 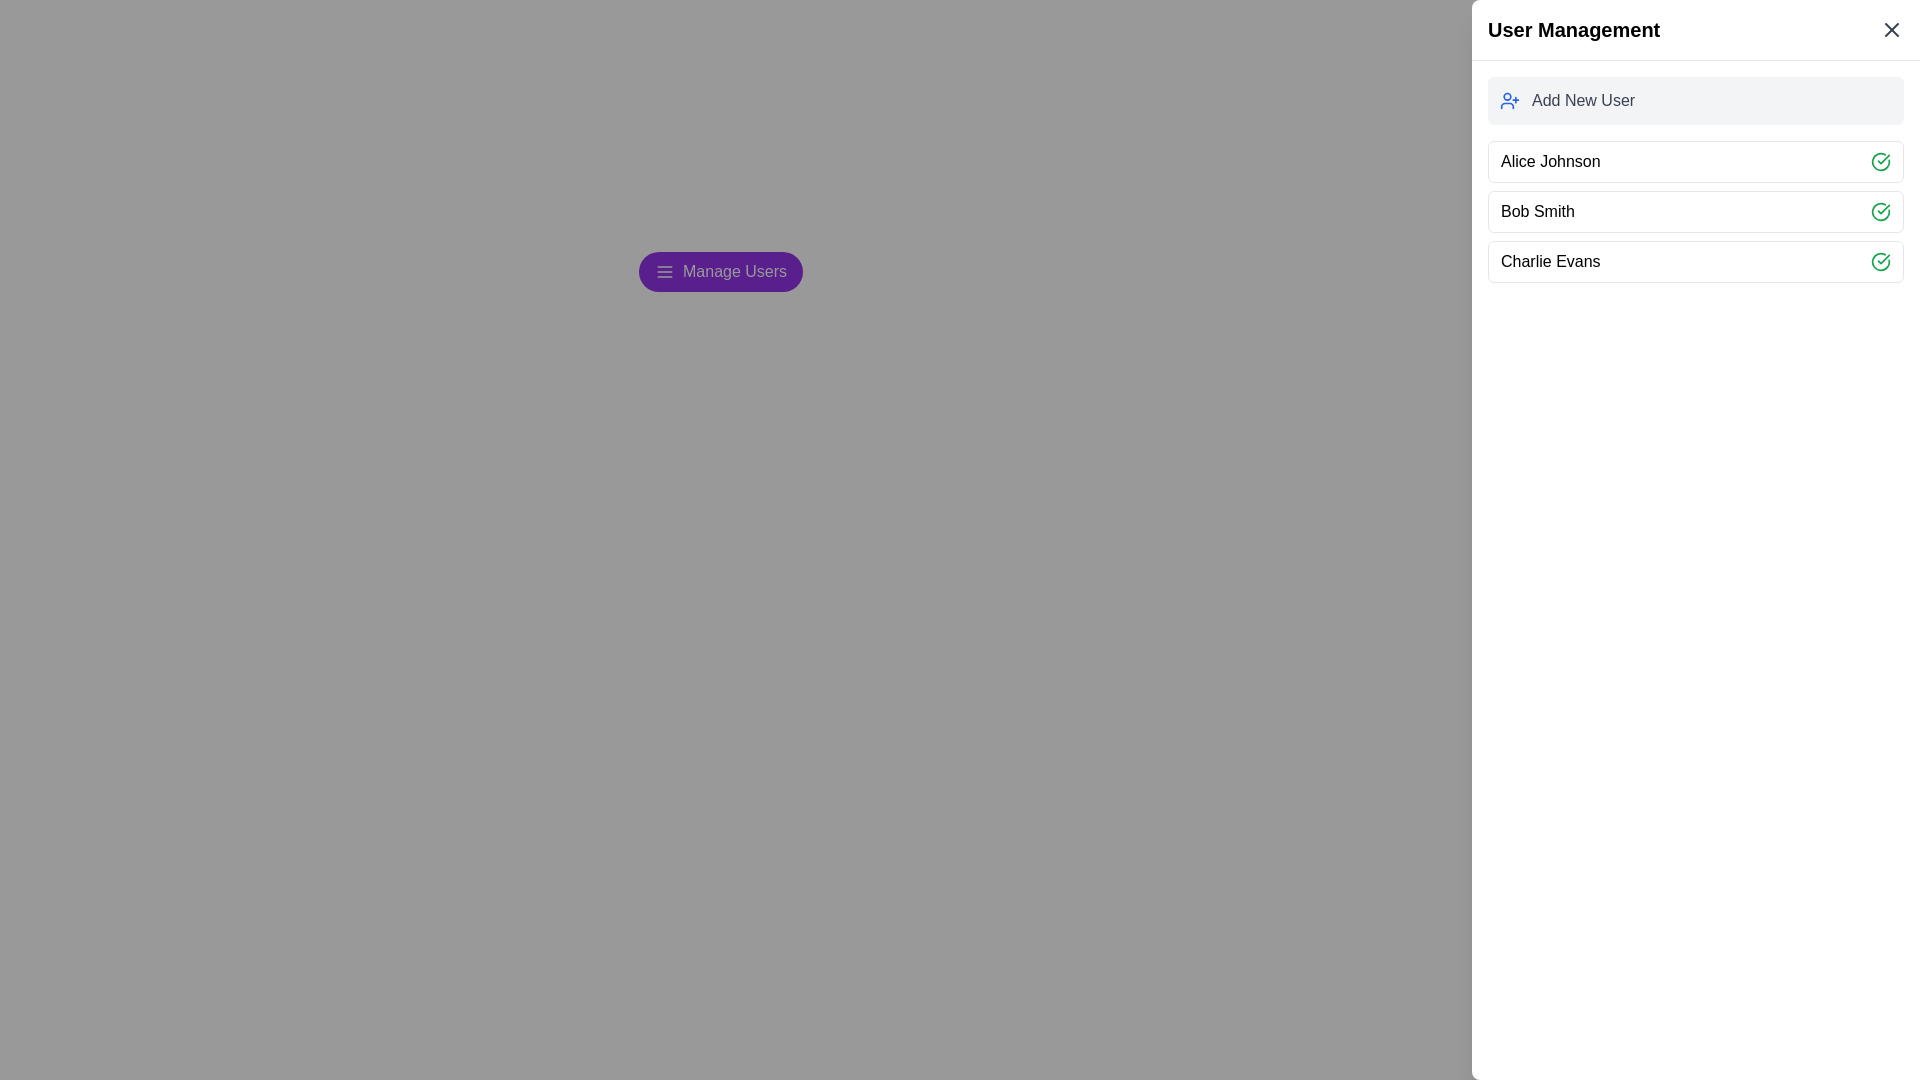 What do you see at coordinates (1510, 100) in the screenshot?
I see `the icon that represents the addition of a new user, located to the left of the 'Add New User' text in the sidebar` at bounding box center [1510, 100].